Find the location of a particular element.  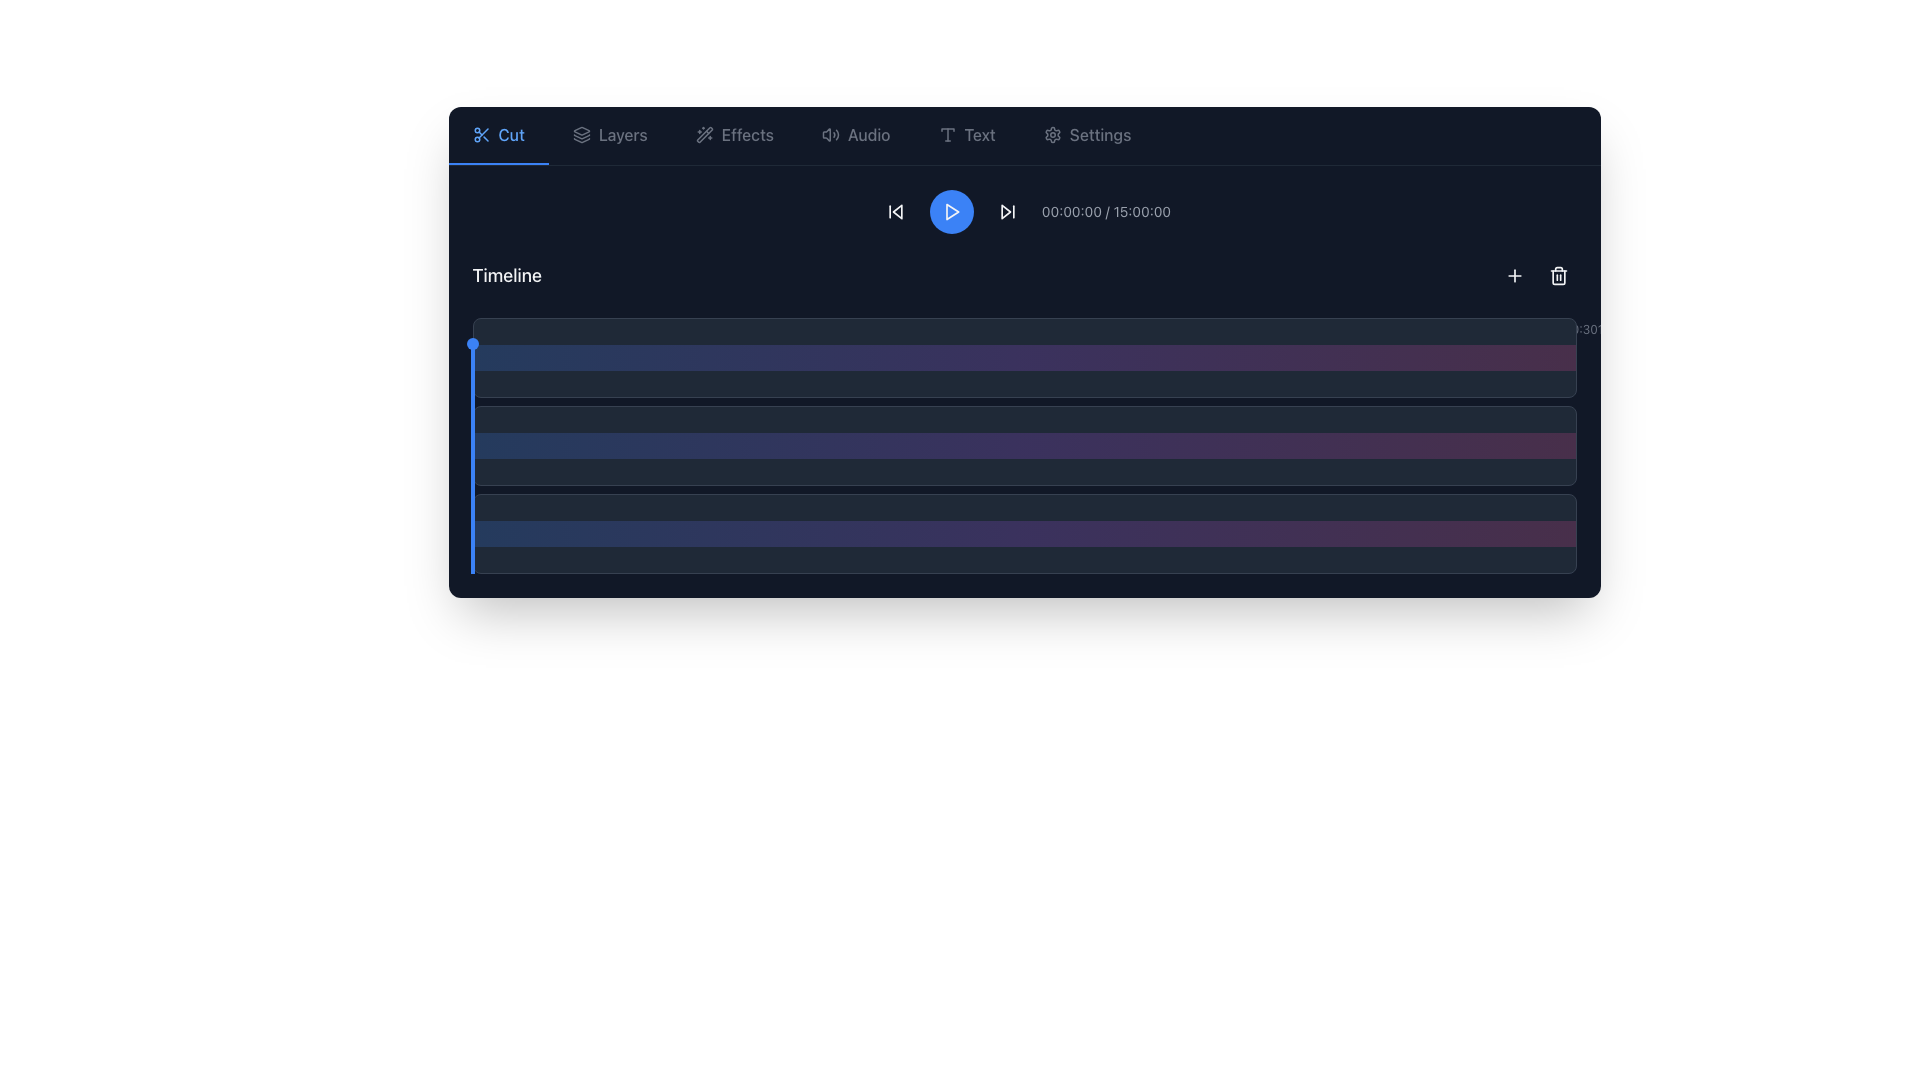

the Text label located in the horizontal navigation bar, positioned between the 'Audio' and 'Settings' labels is located at coordinates (980, 135).